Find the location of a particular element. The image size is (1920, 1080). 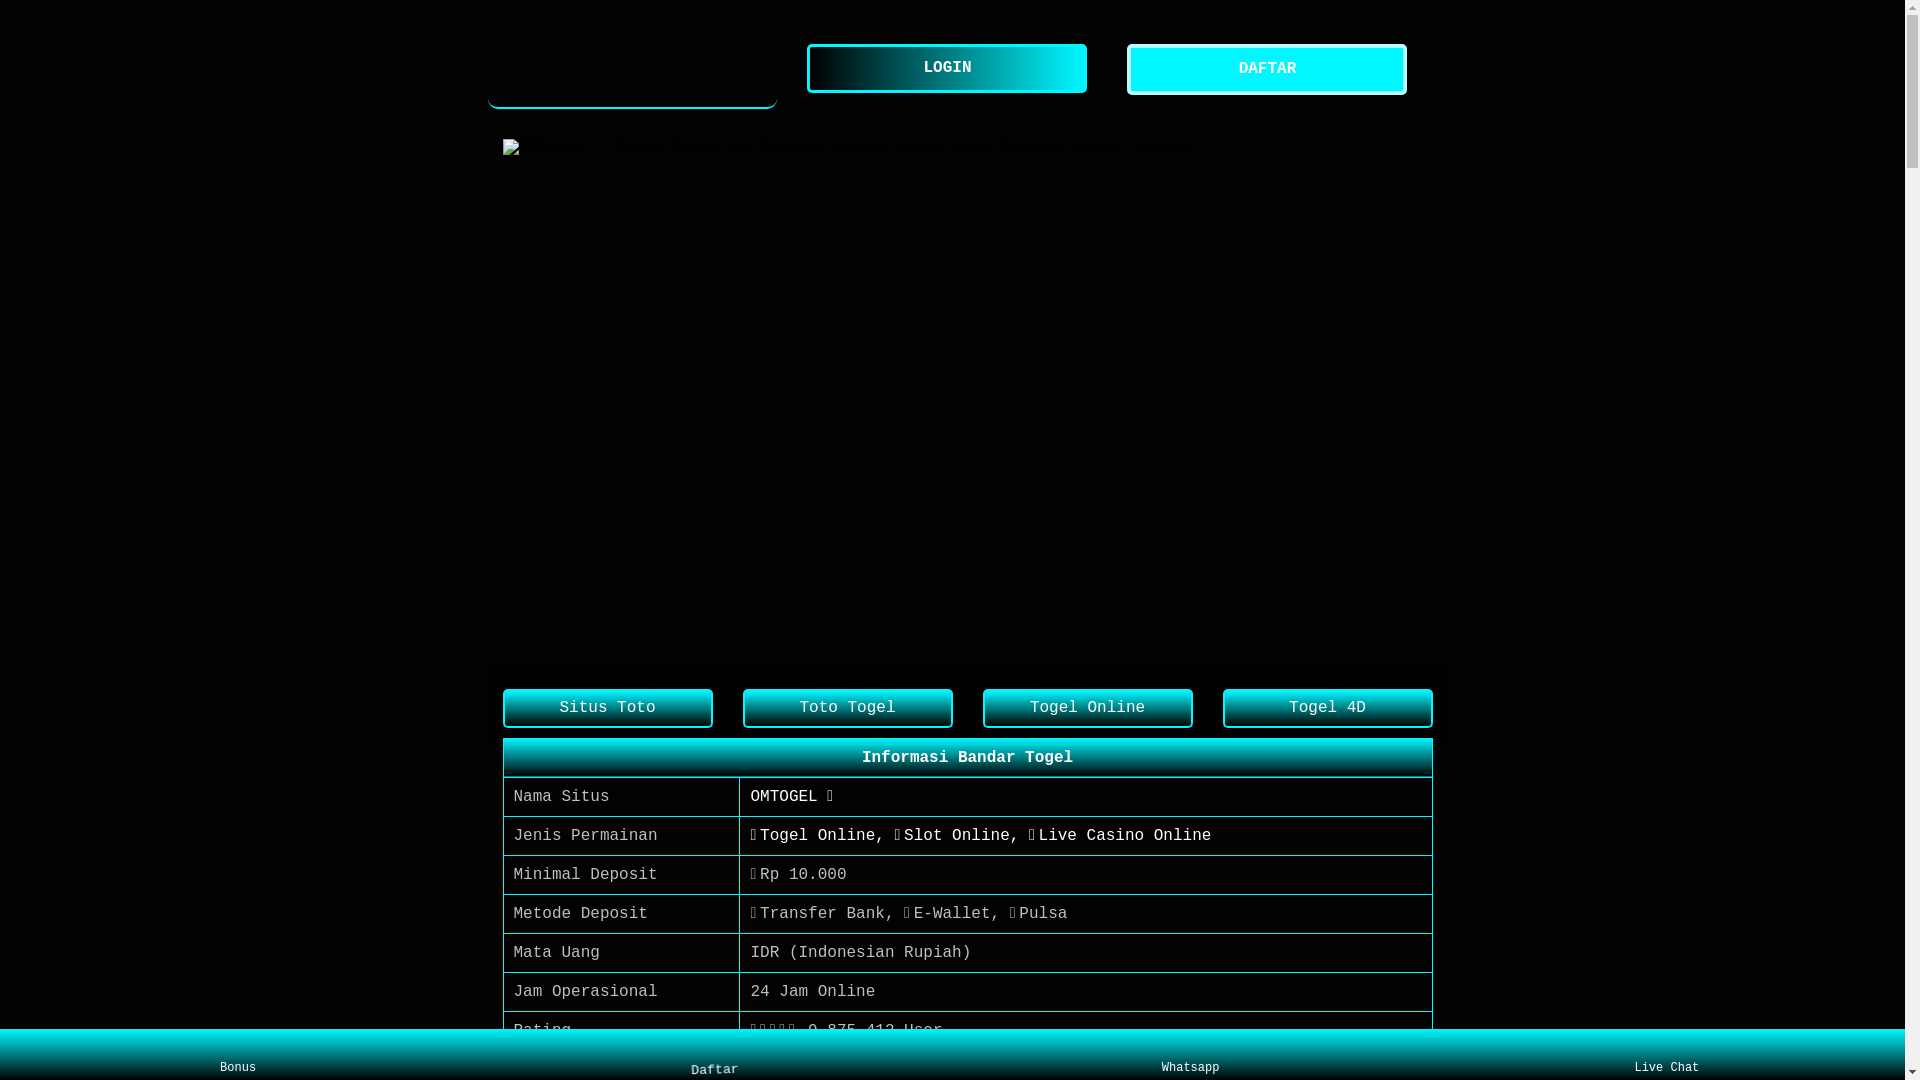

'Toto Togel' is located at coordinates (846, 707).